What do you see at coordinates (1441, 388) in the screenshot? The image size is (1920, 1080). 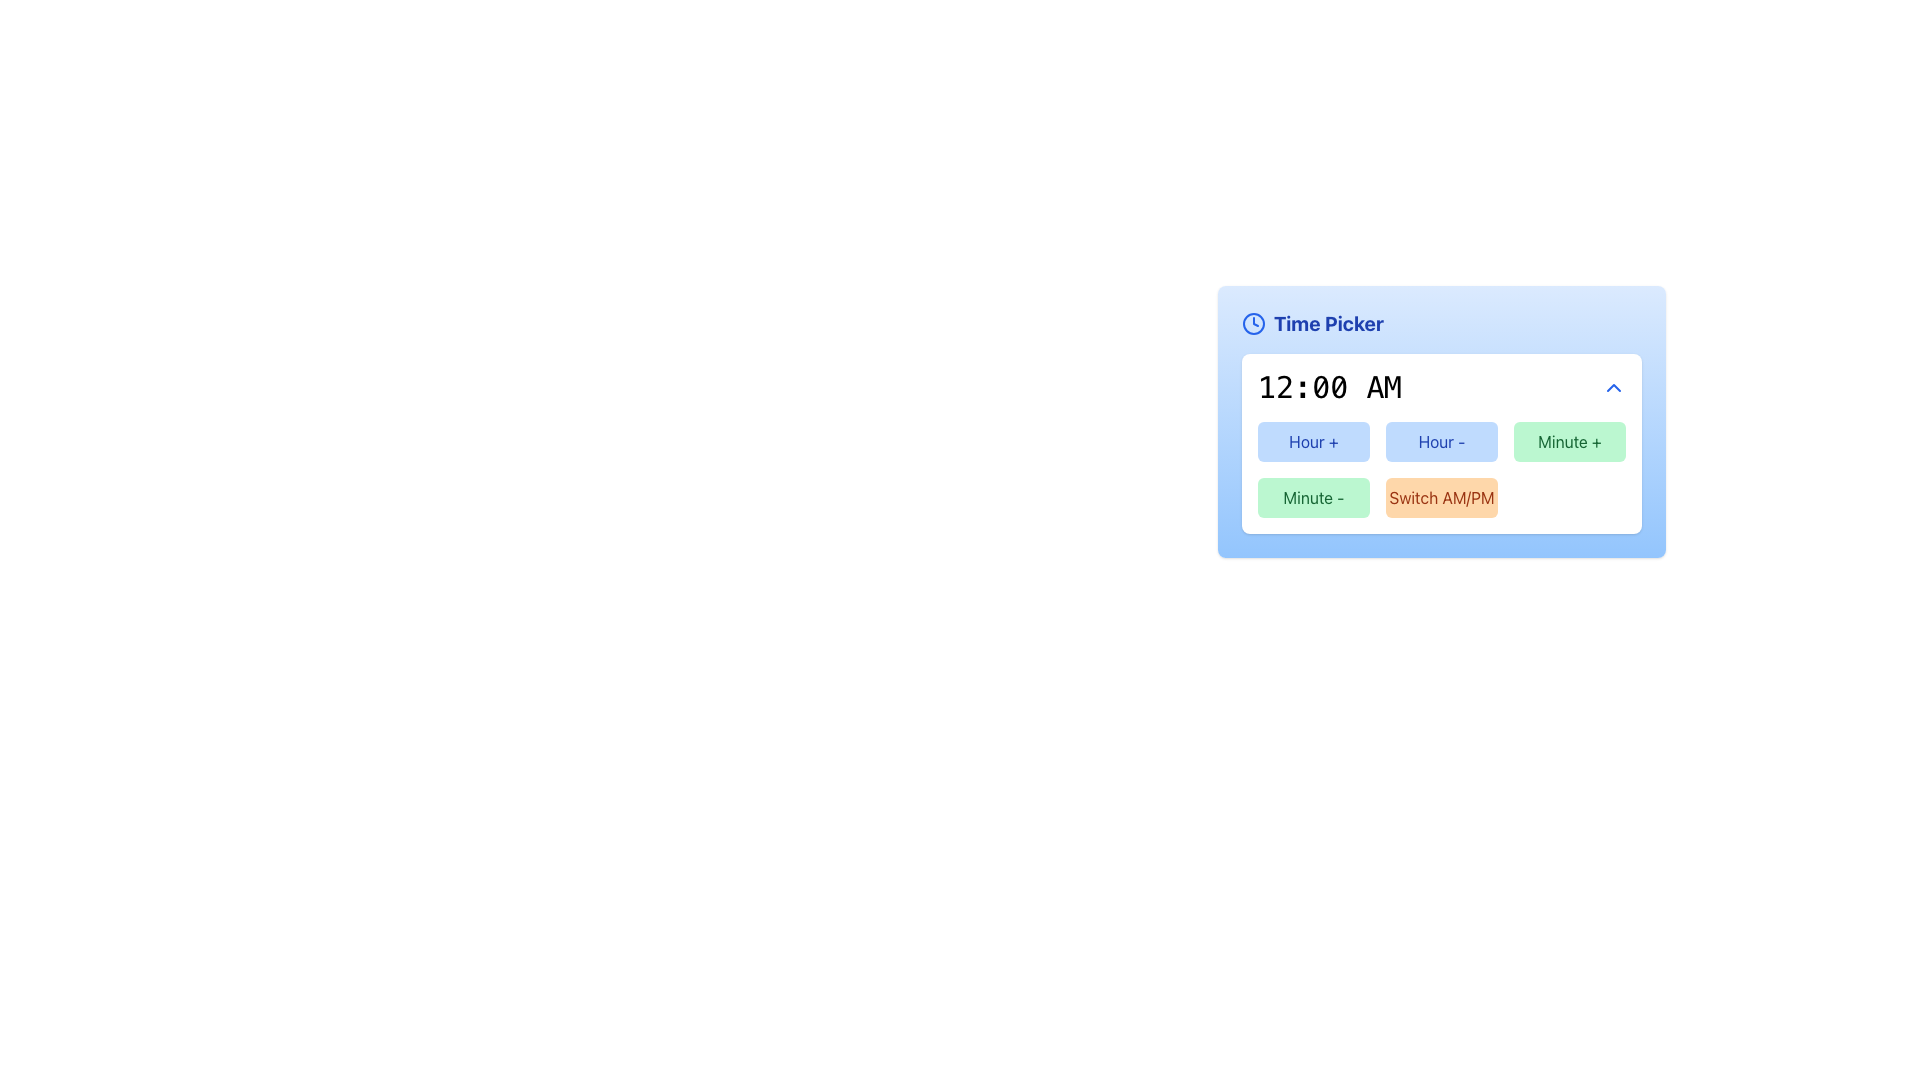 I see `the dropdown button of the Date/Time Display and Control` at bounding box center [1441, 388].